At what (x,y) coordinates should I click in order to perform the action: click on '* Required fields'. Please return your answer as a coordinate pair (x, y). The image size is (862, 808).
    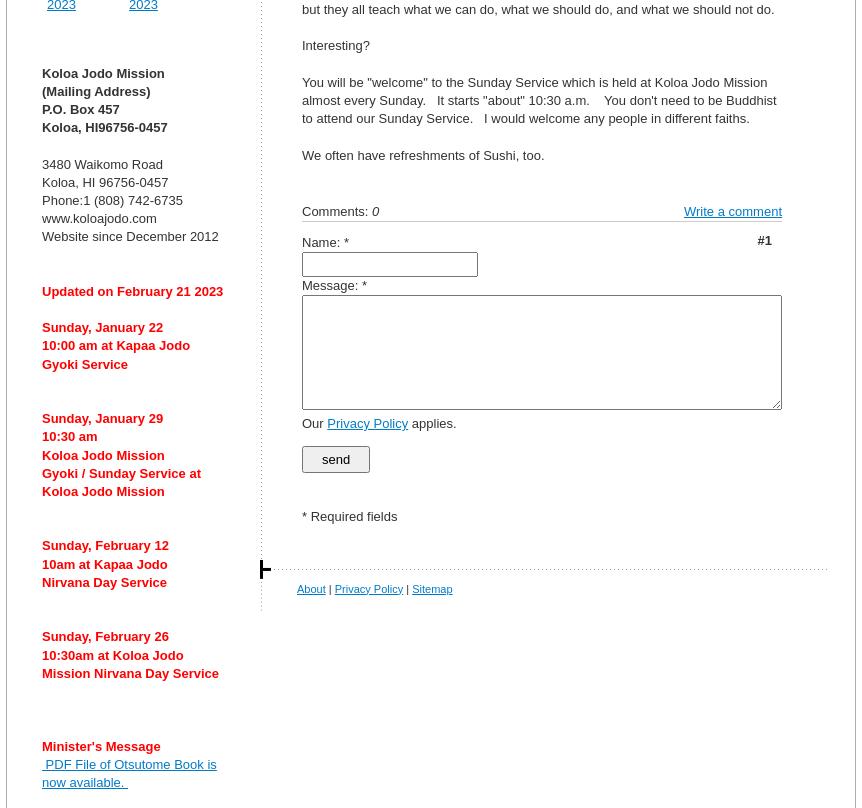
    Looking at the image, I should click on (349, 515).